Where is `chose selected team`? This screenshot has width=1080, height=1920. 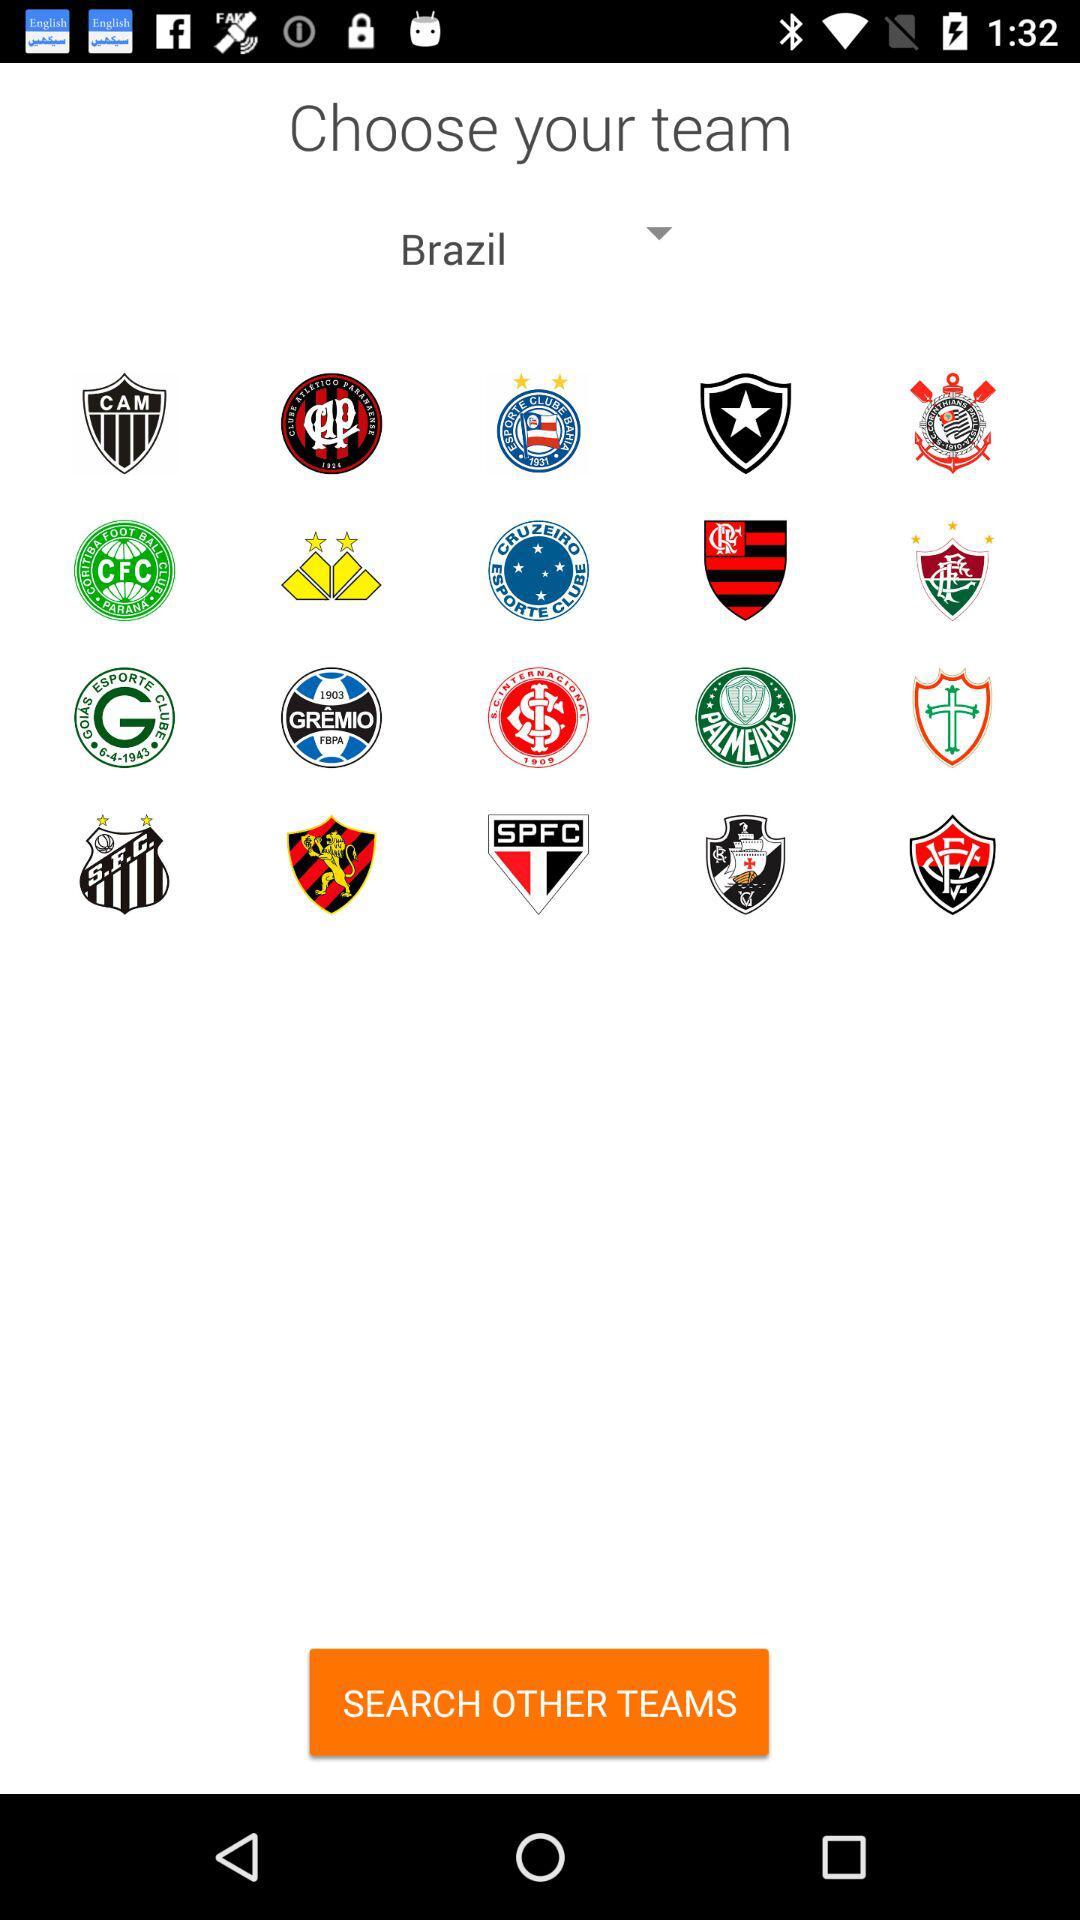
chose selected team is located at coordinates (124, 569).